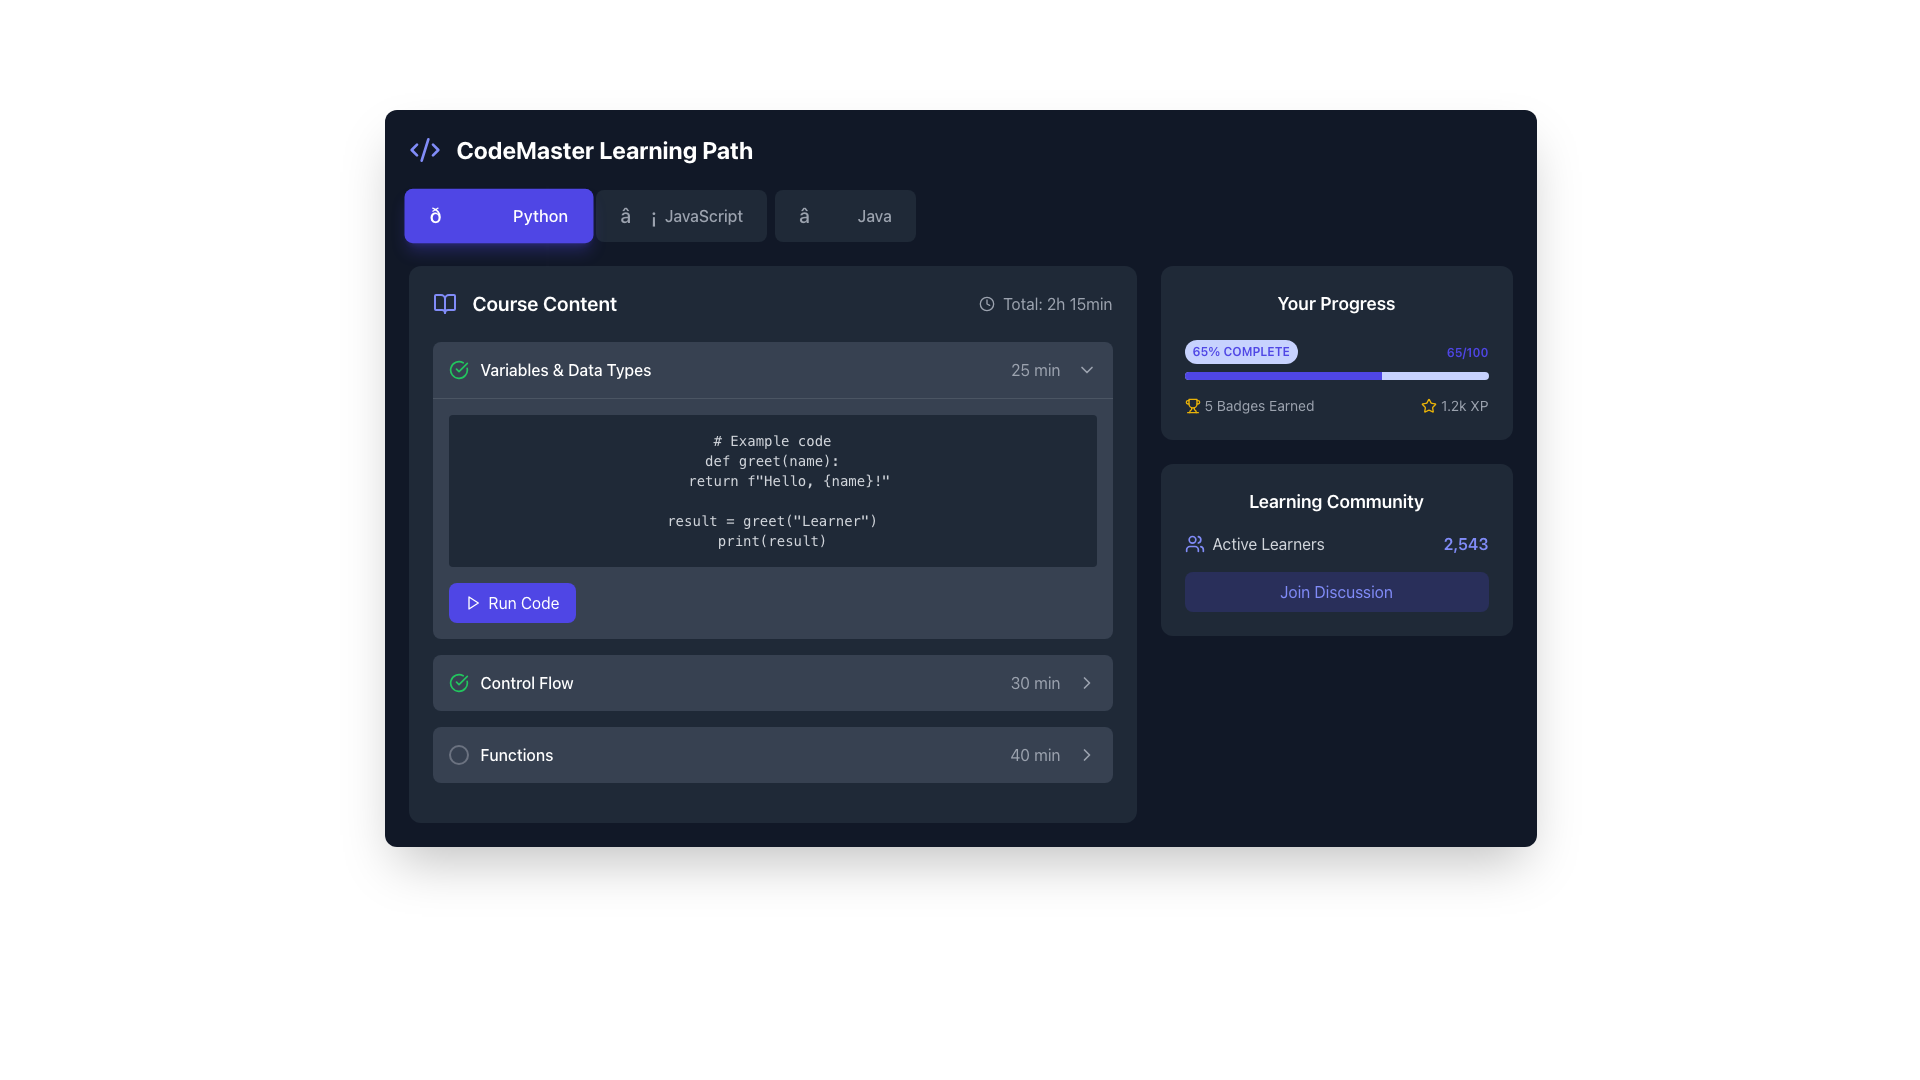  I want to click on the indigo blue 'Run Code' button with white text and a play icon, located below the 'Example code' snippet in the first collapsible section, to observe any visual changes, so click(512, 601).